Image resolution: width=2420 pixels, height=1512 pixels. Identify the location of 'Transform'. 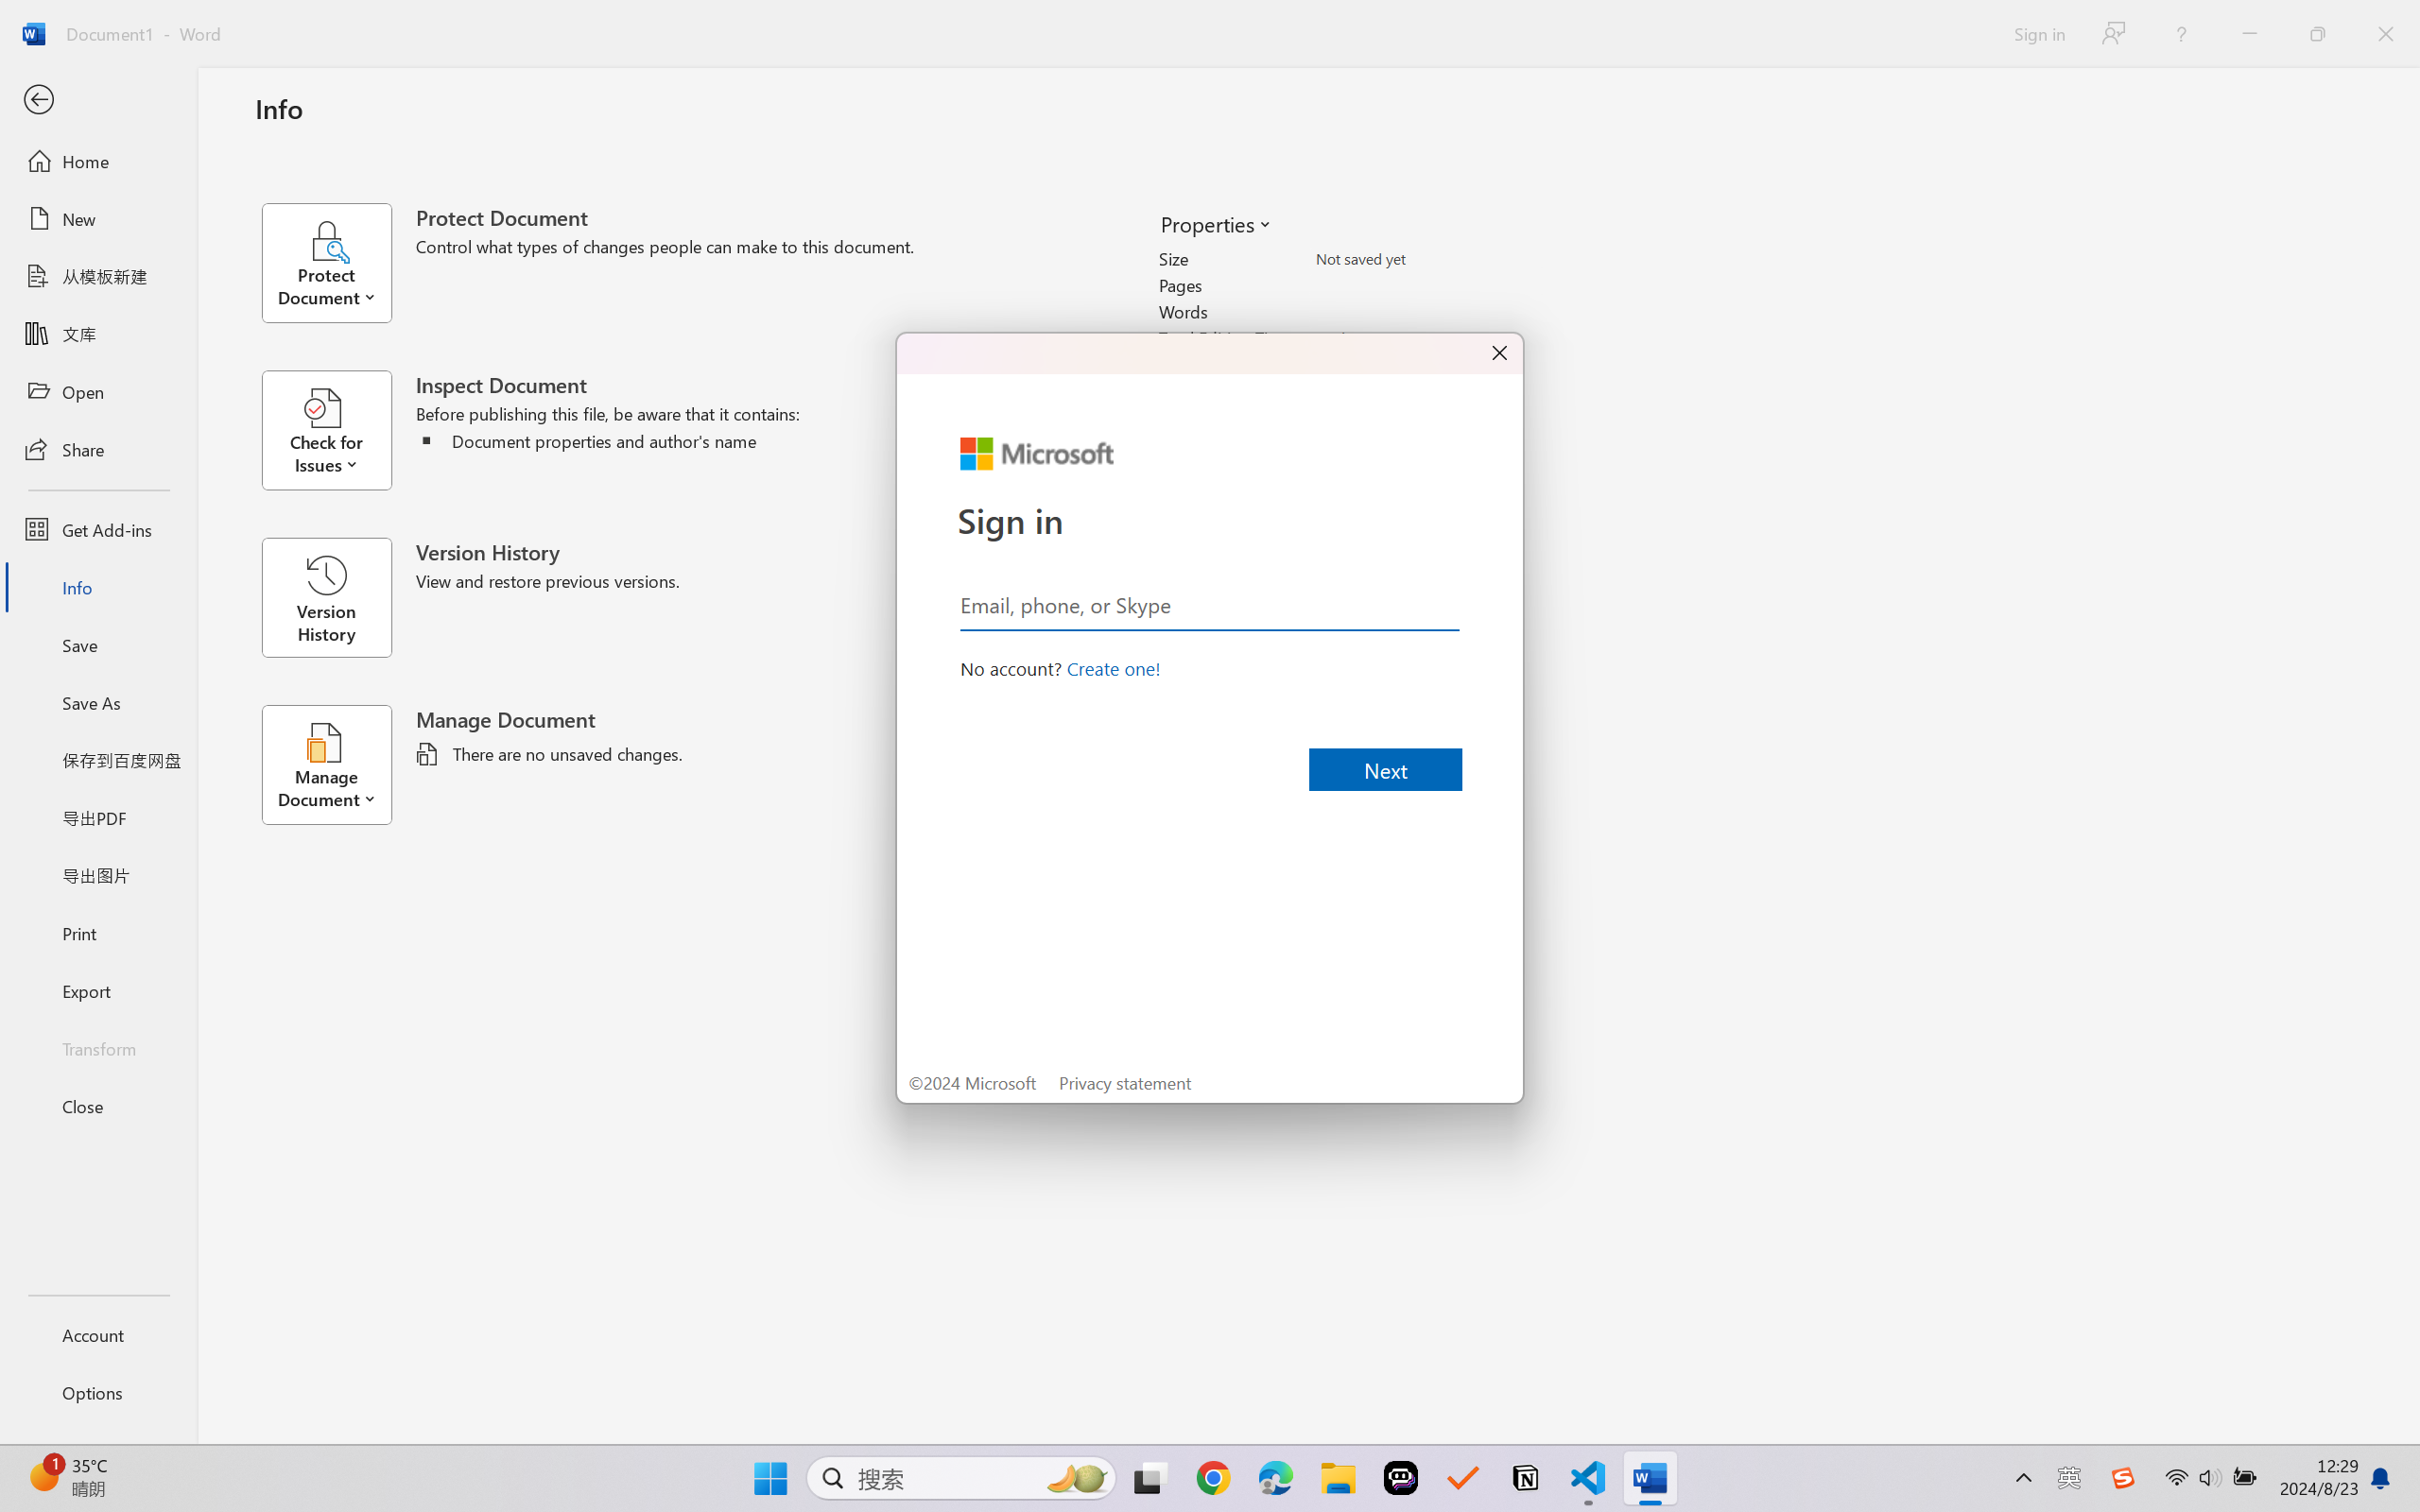
(97, 1046).